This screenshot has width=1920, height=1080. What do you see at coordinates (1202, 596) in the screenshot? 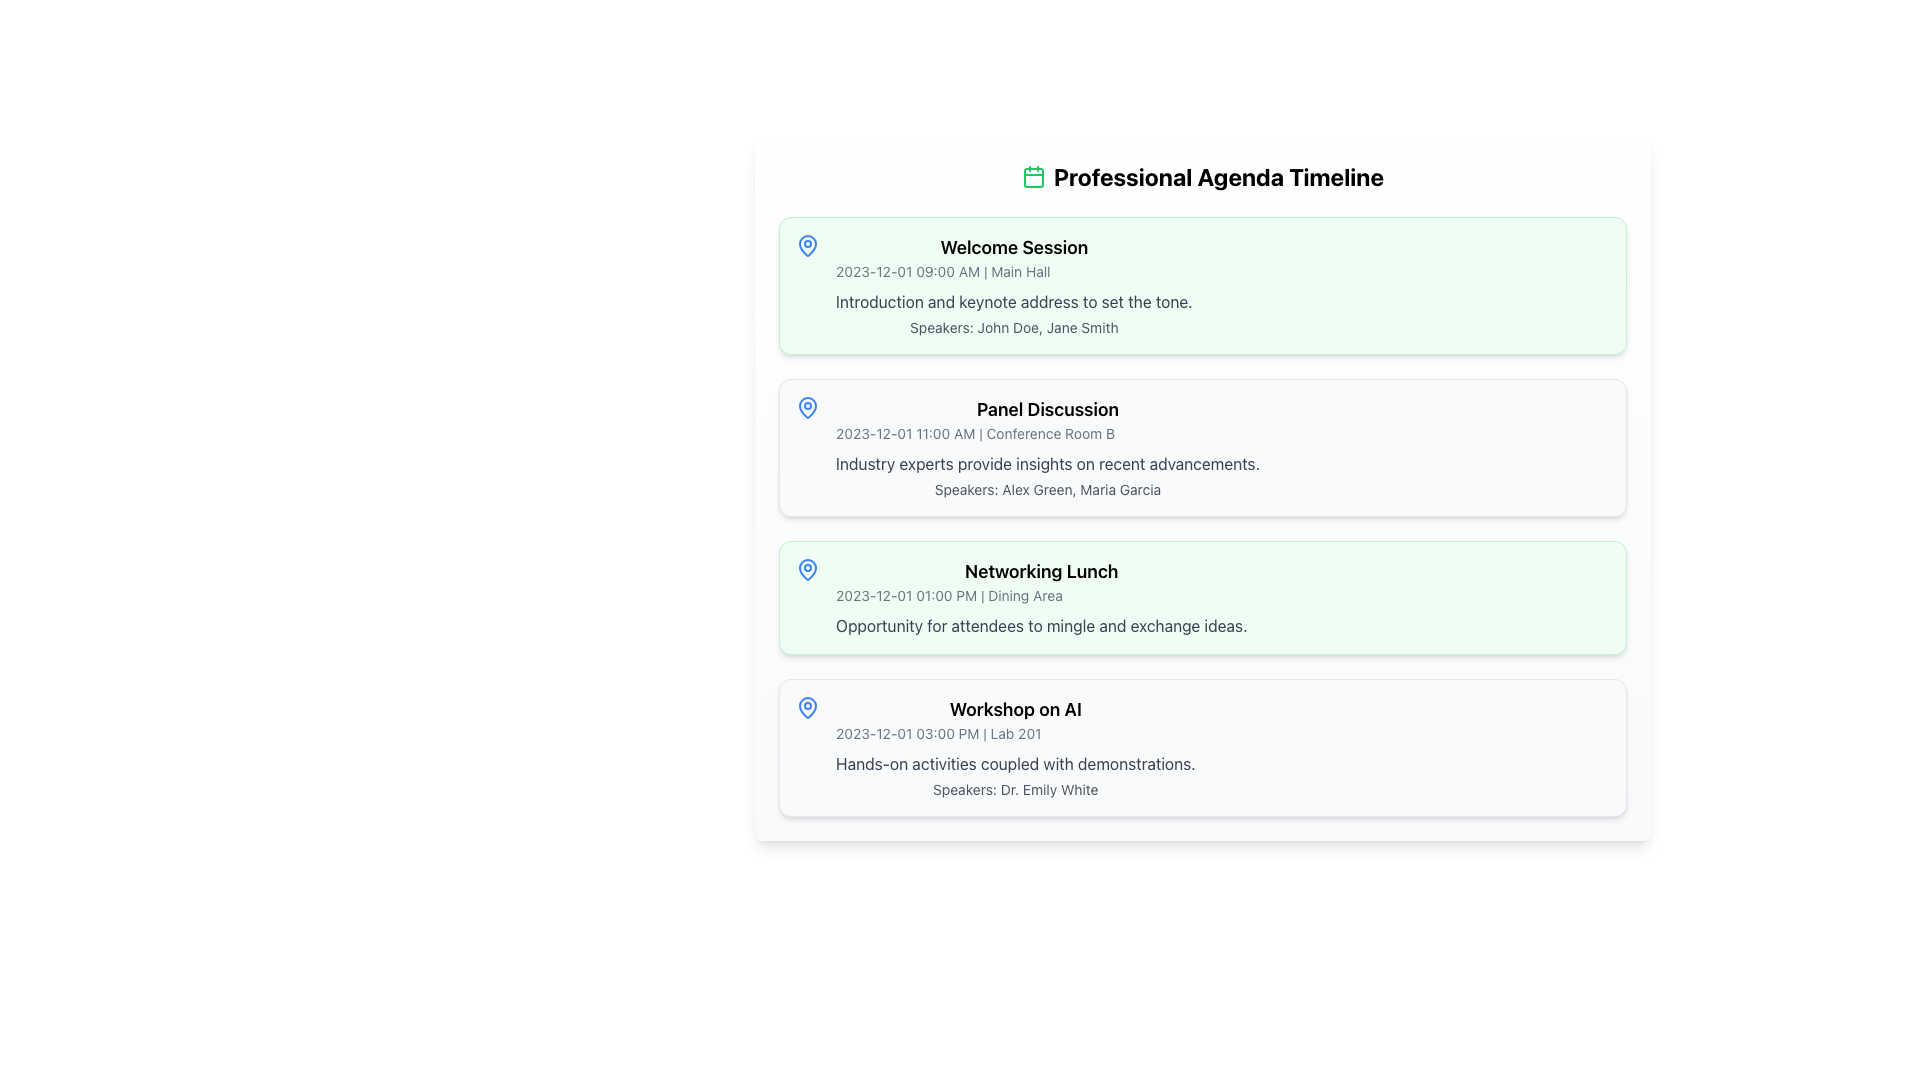
I see `the details of the 'Networking Lunch' text block, which includes the subtitle and descriptive paragraph, positioned within a green-shaded panel below 'Panel Discussion' and above 'Workshop on AI'` at bounding box center [1202, 596].